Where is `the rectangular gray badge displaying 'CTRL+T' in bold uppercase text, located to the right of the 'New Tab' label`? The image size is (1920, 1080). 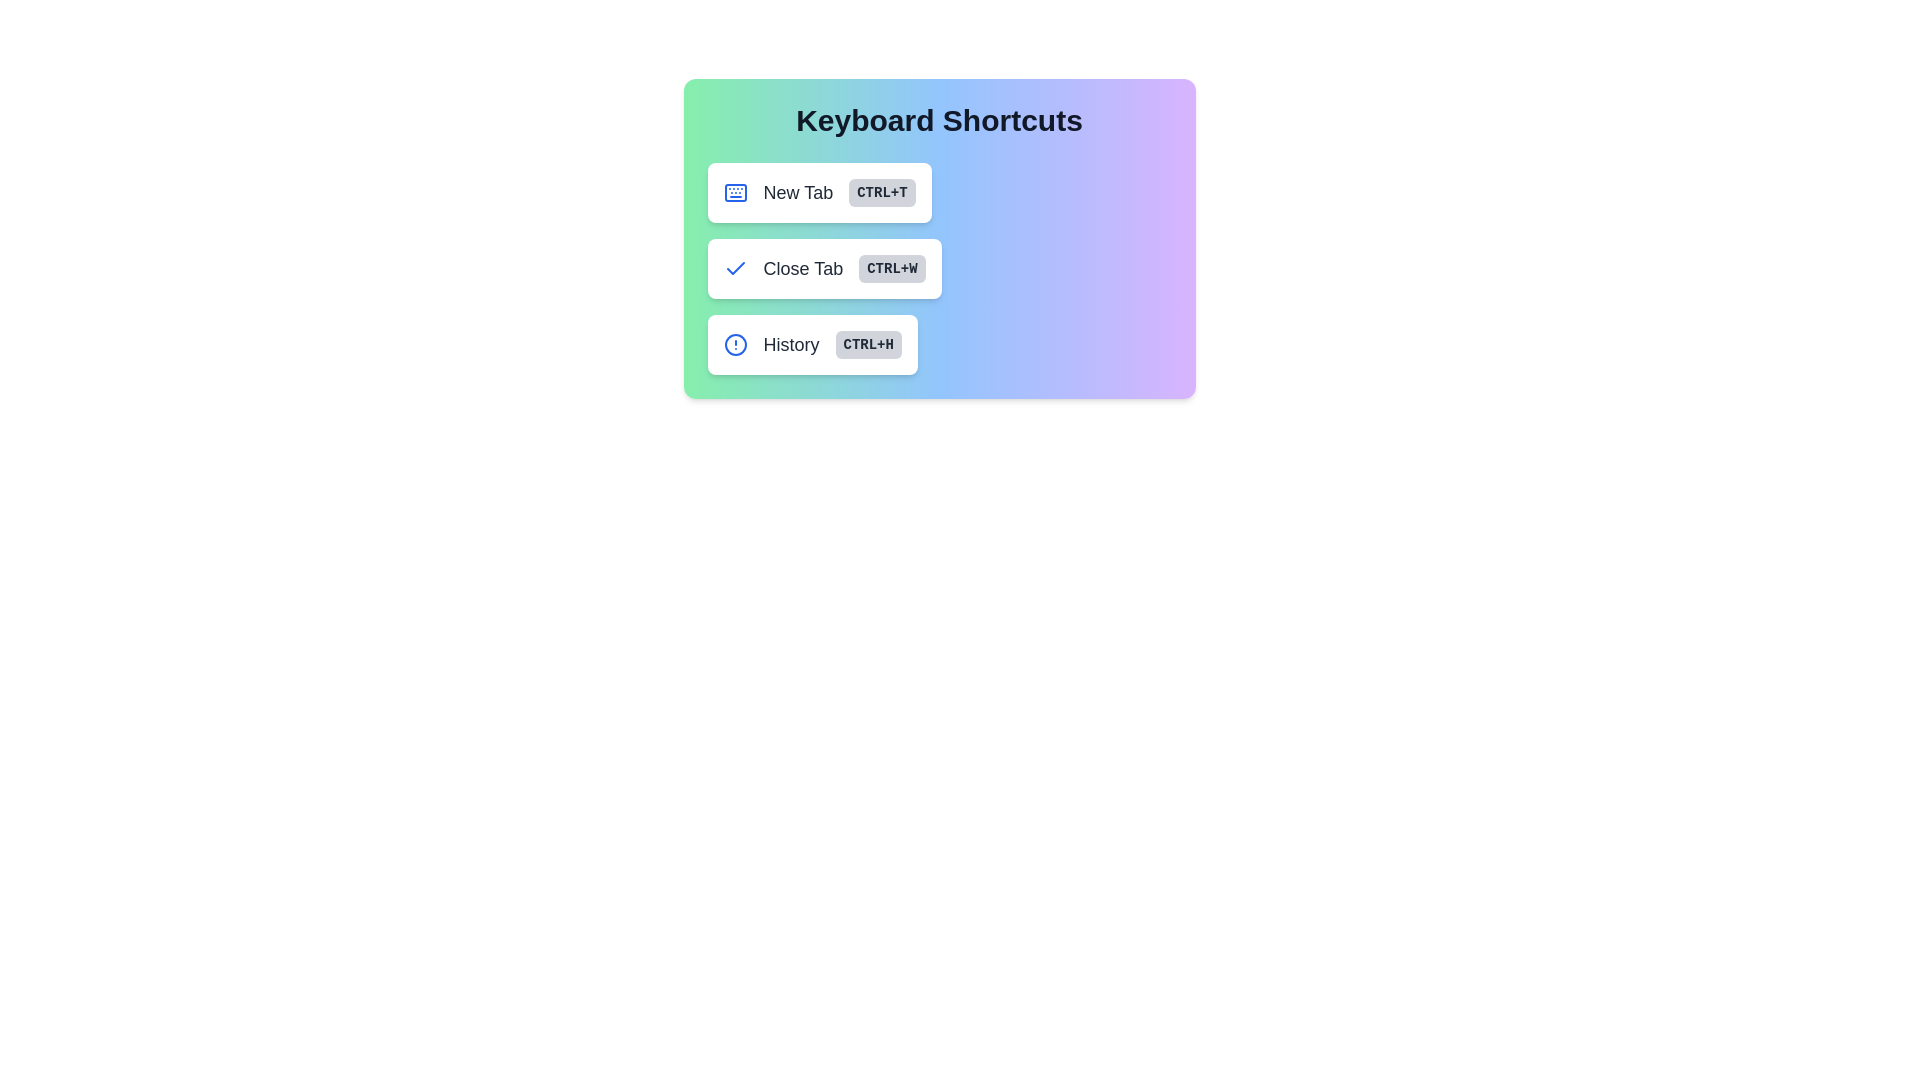 the rectangular gray badge displaying 'CTRL+T' in bold uppercase text, located to the right of the 'New Tab' label is located at coordinates (881, 192).